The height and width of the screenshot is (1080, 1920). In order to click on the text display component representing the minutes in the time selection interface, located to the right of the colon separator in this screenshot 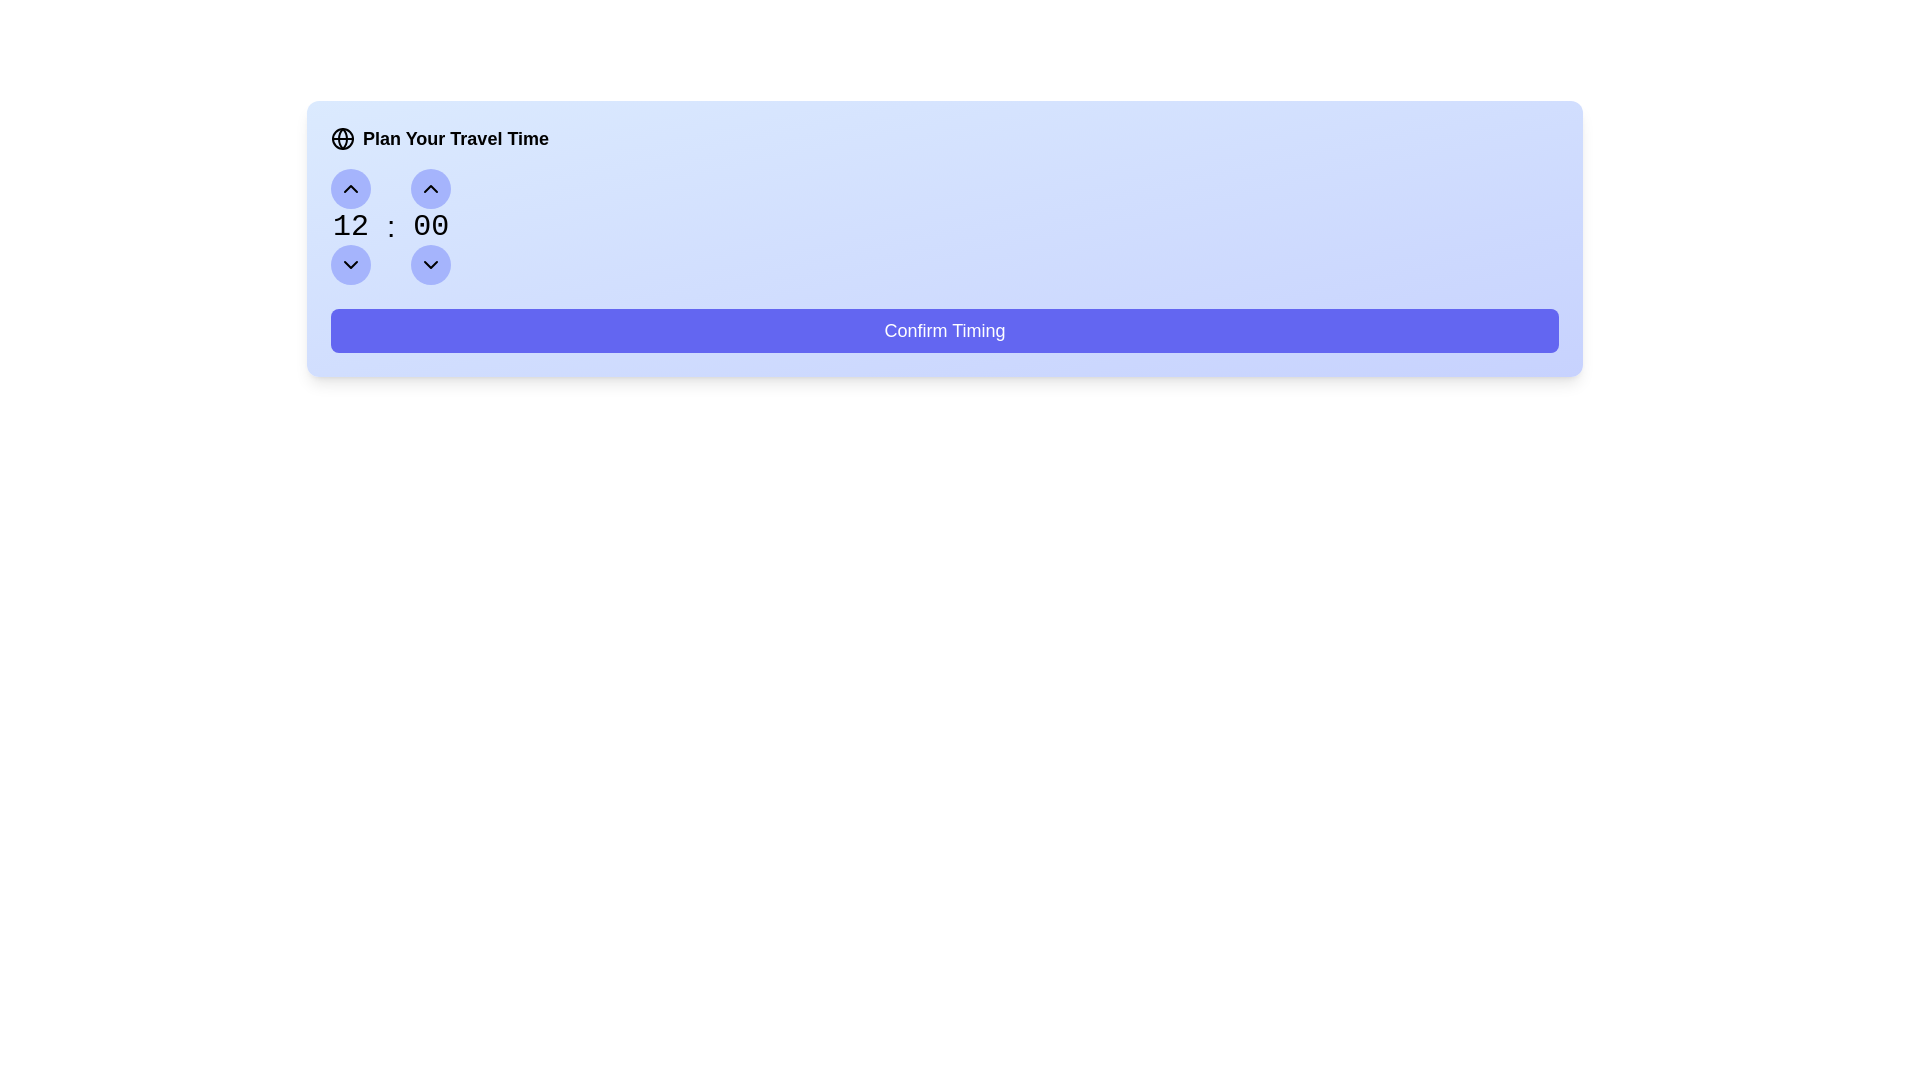, I will do `click(430, 226)`.